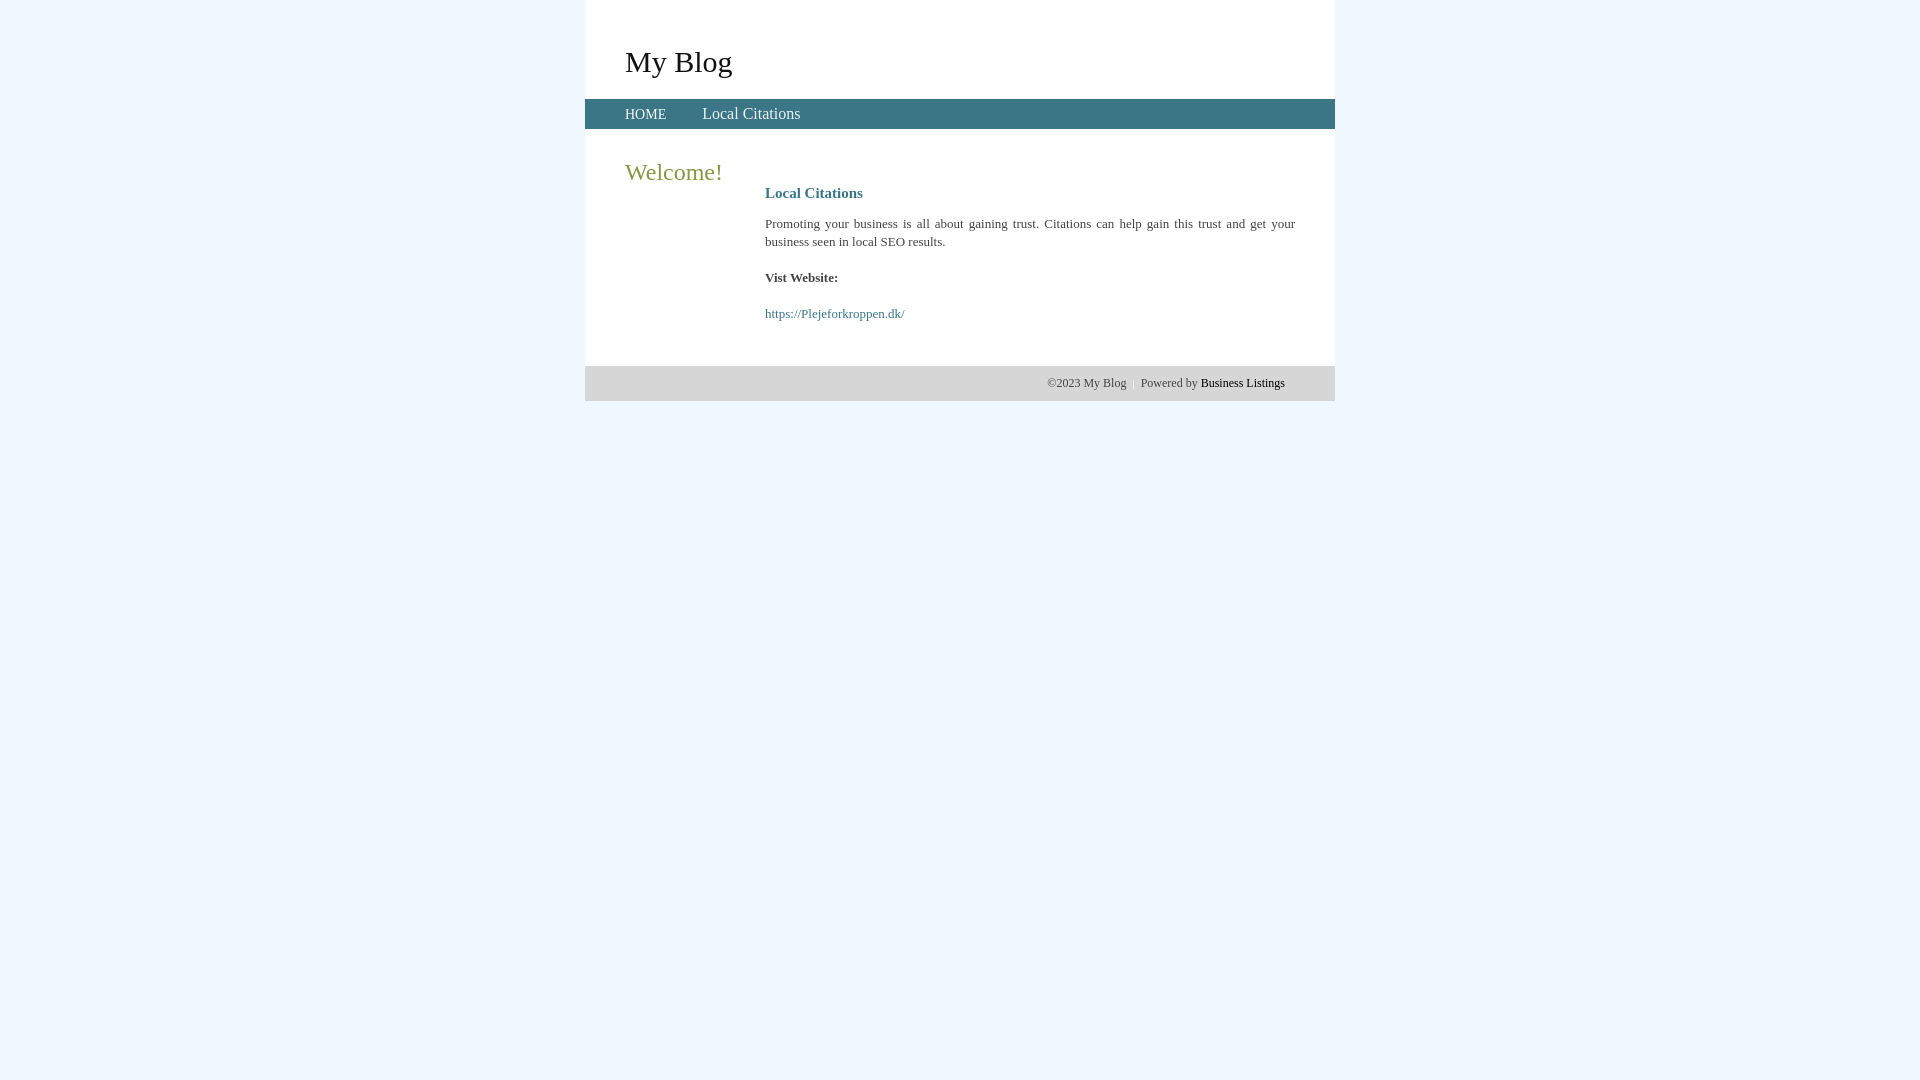 The height and width of the screenshot is (1080, 1920). What do you see at coordinates (1242, 382) in the screenshot?
I see `'Business Listings'` at bounding box center [1242, 382].